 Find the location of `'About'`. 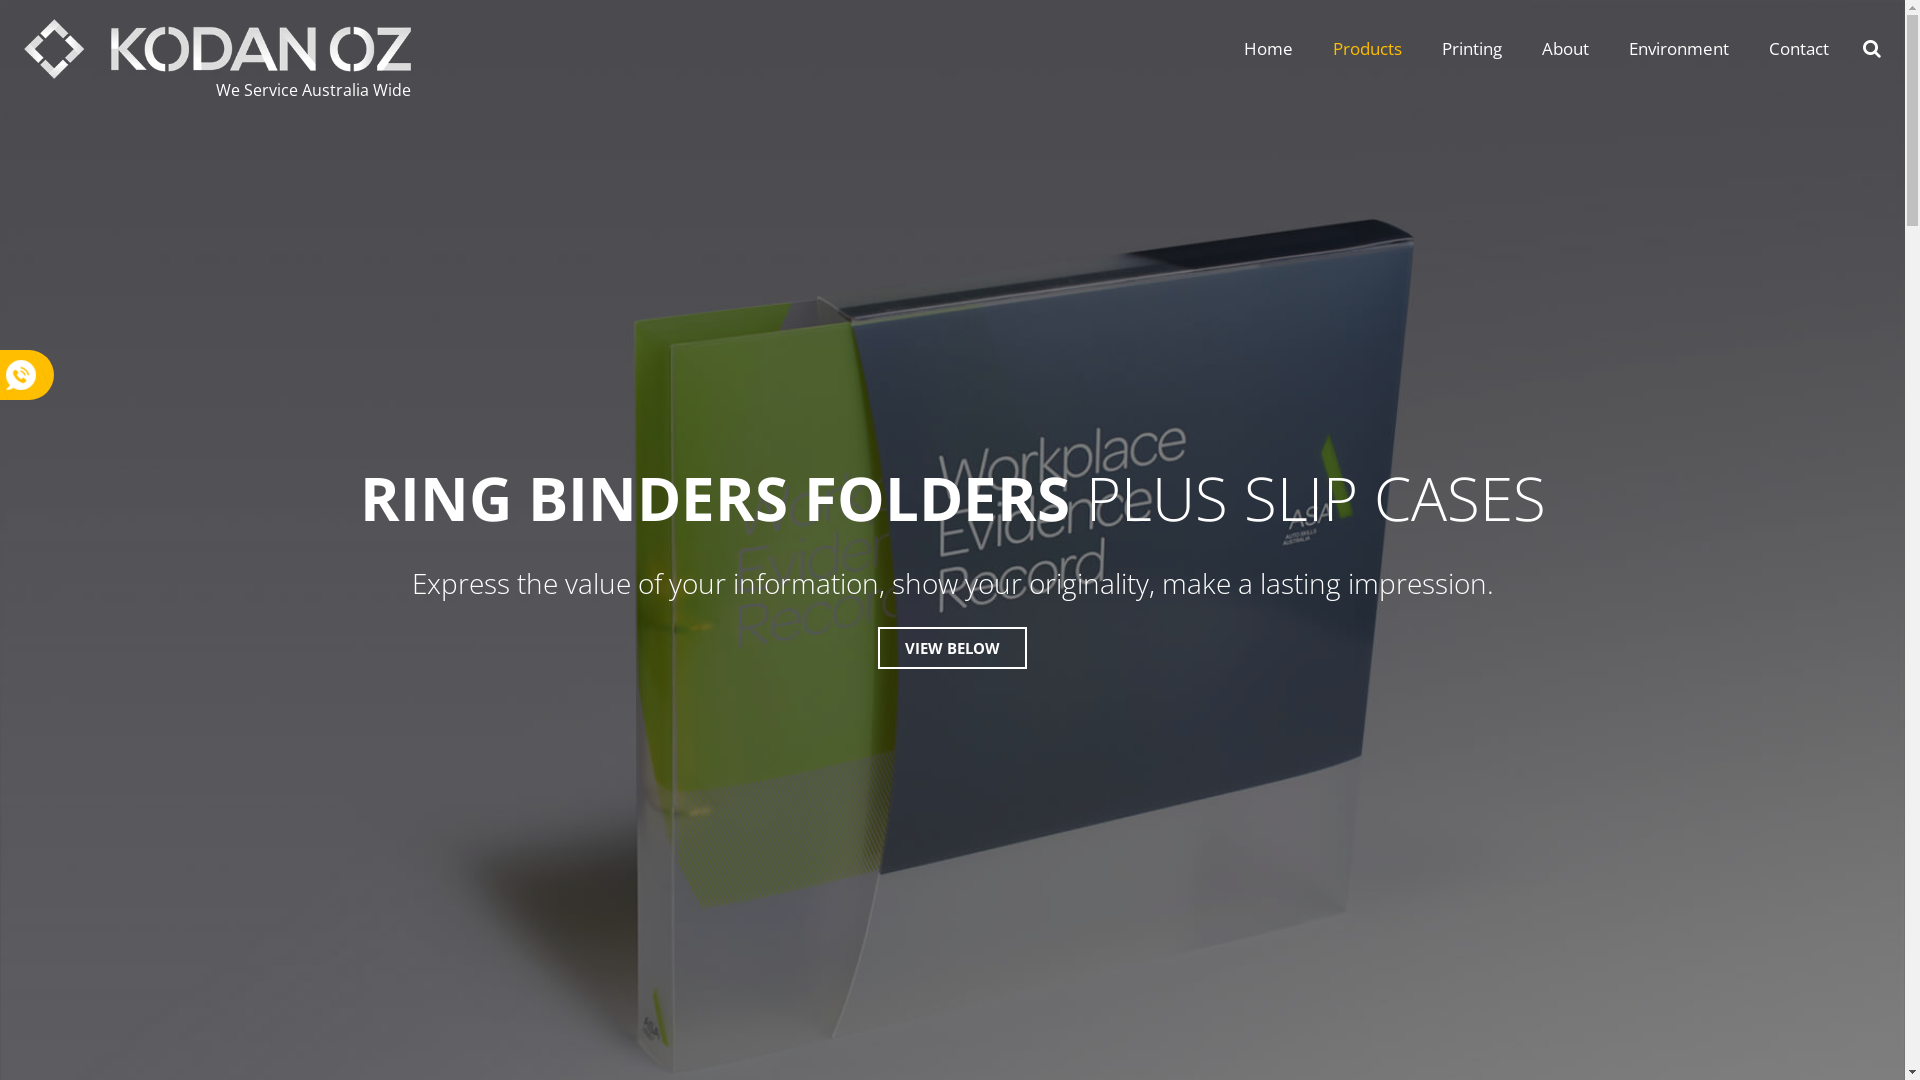

'About' is located at coordinates (1564, 48).